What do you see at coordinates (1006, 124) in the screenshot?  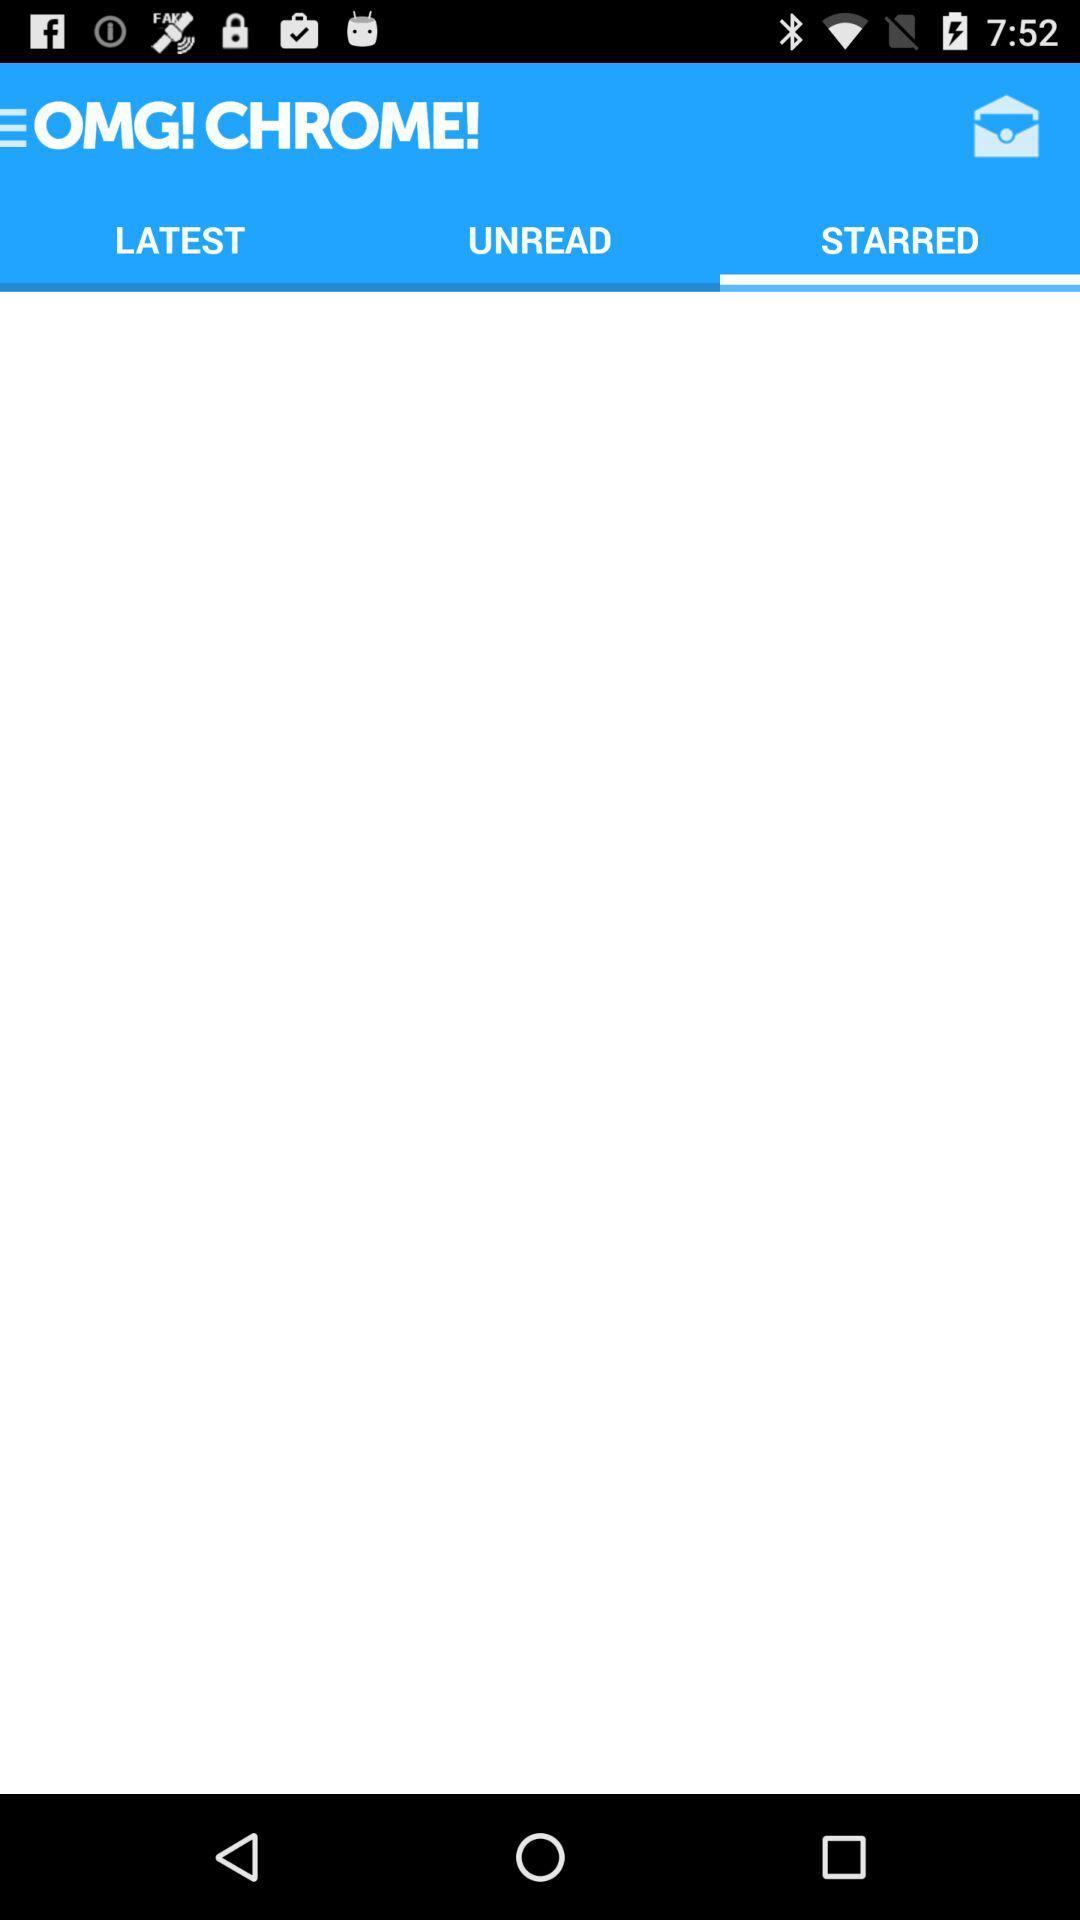 I see `the icon next to the unread icon` at bounding box center [1006, 124].